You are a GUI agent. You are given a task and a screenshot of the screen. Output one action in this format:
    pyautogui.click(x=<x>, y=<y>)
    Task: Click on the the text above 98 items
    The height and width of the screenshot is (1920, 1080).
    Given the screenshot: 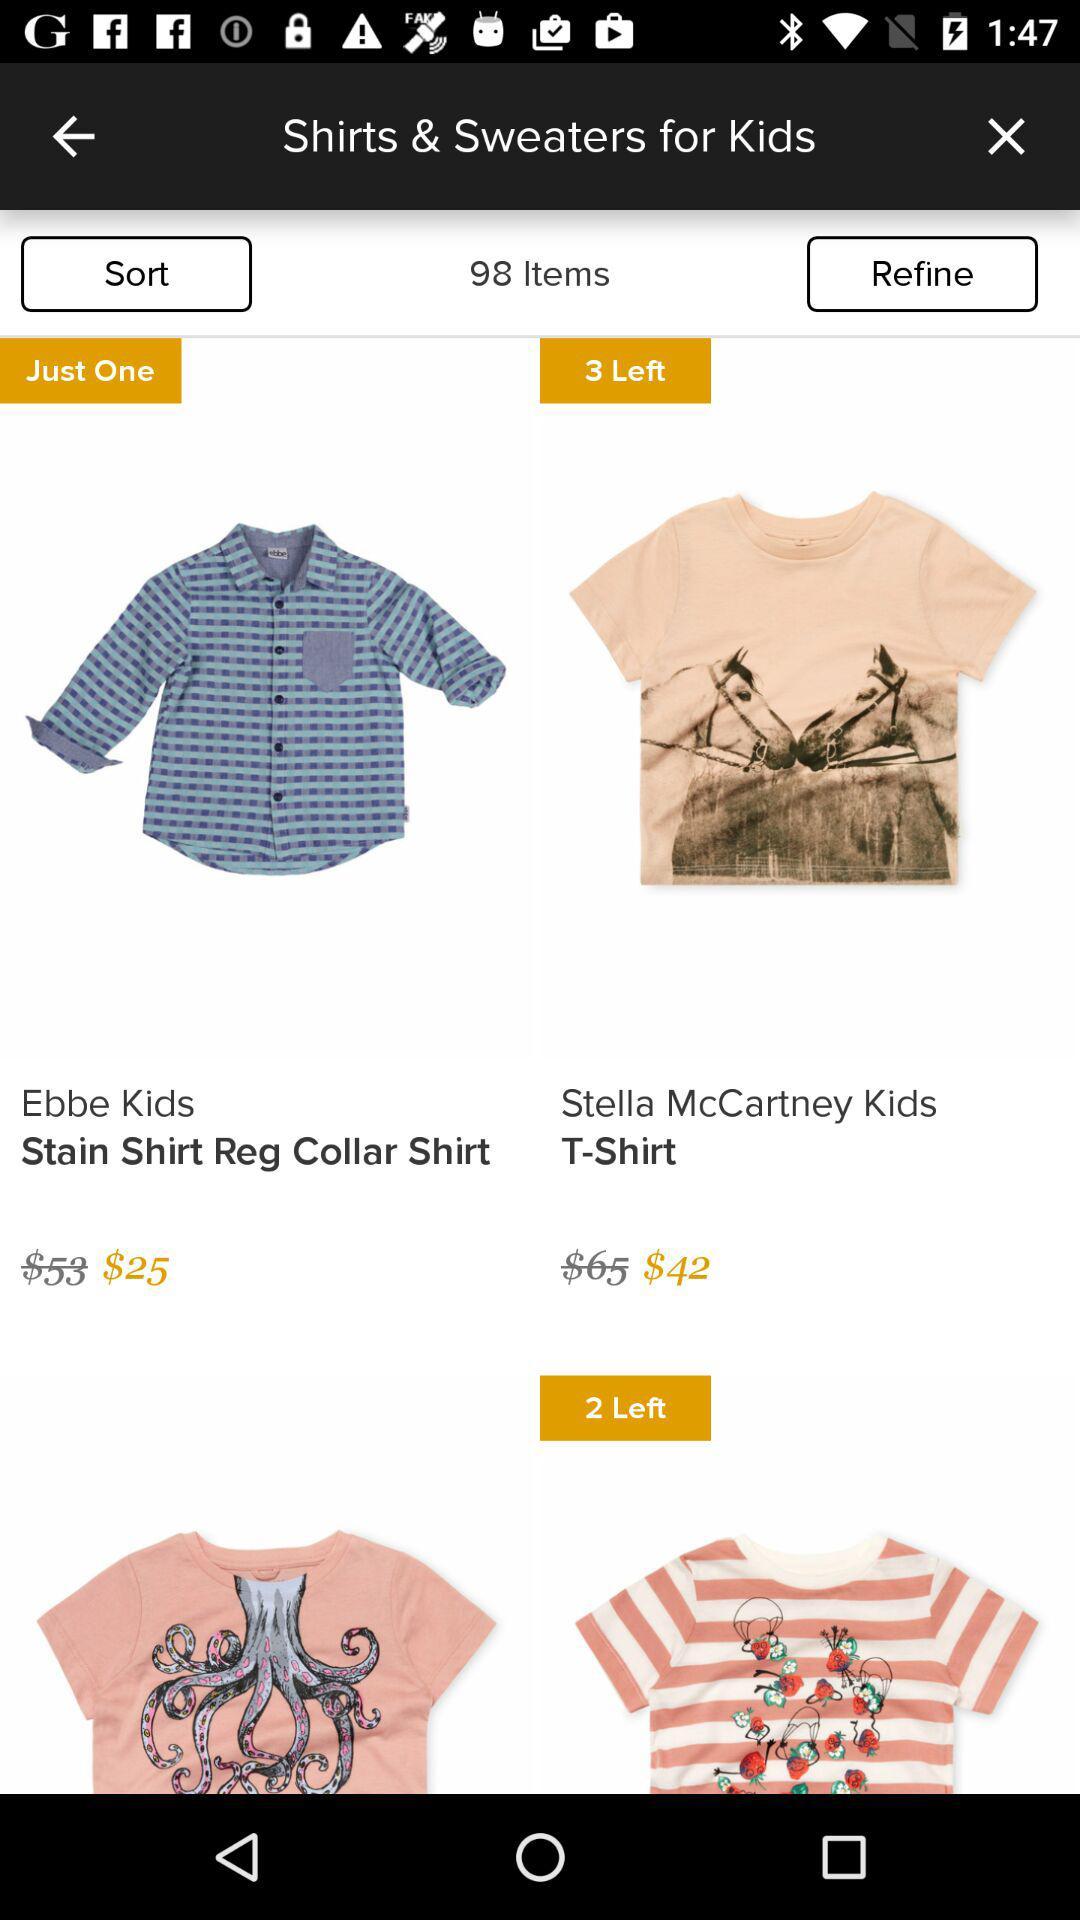 What is the action you would take?
    pyautogui.click(x=606, y=135)
    